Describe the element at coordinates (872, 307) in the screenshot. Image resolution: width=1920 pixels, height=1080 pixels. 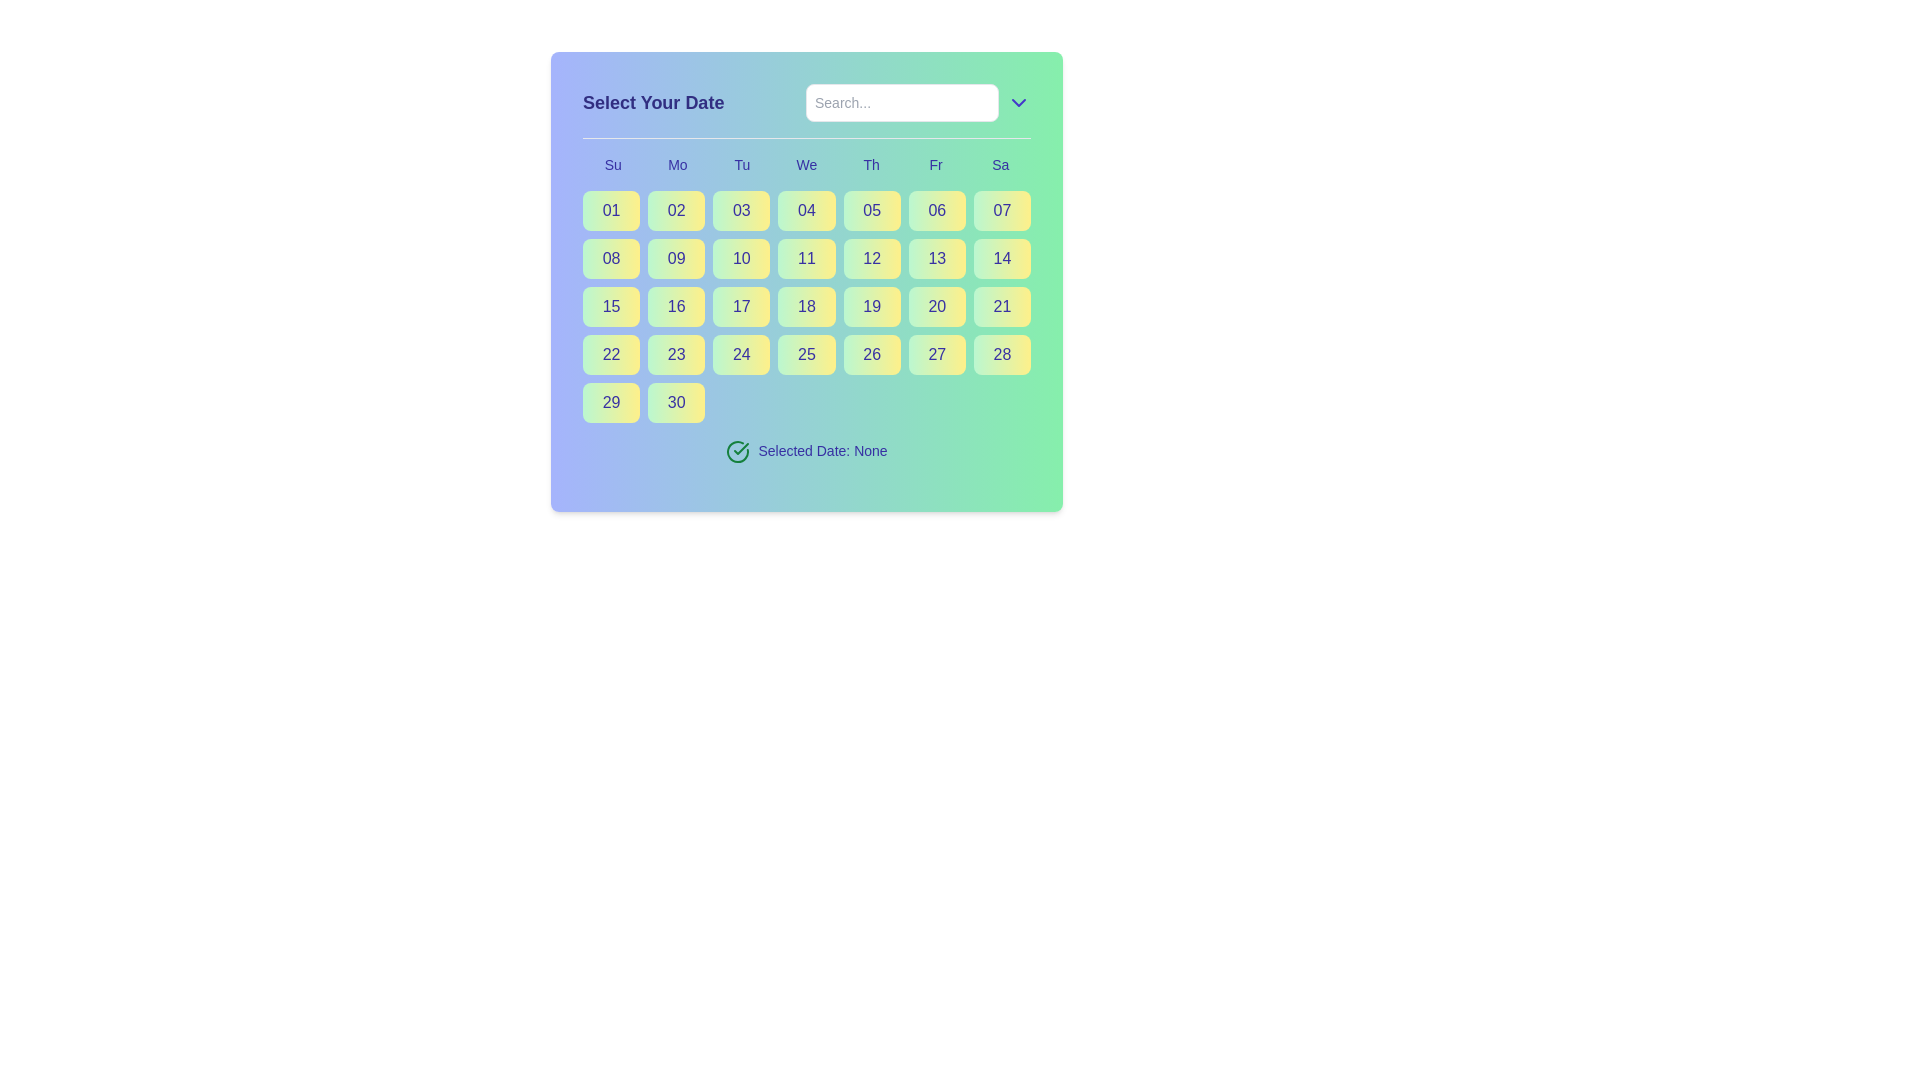
I see `the interactive date selection button for the 19th of the month, located in the sixth row under the 'Th' (Thursday) column` at that location.